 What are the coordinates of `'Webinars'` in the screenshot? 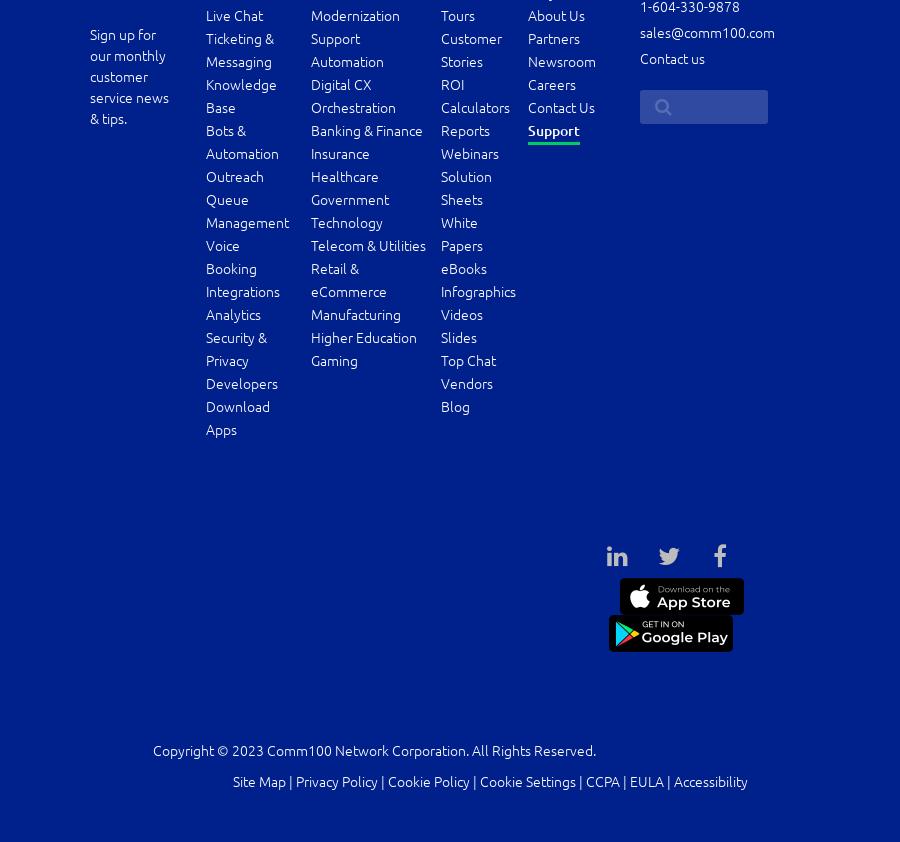 It's located at (468, 151).